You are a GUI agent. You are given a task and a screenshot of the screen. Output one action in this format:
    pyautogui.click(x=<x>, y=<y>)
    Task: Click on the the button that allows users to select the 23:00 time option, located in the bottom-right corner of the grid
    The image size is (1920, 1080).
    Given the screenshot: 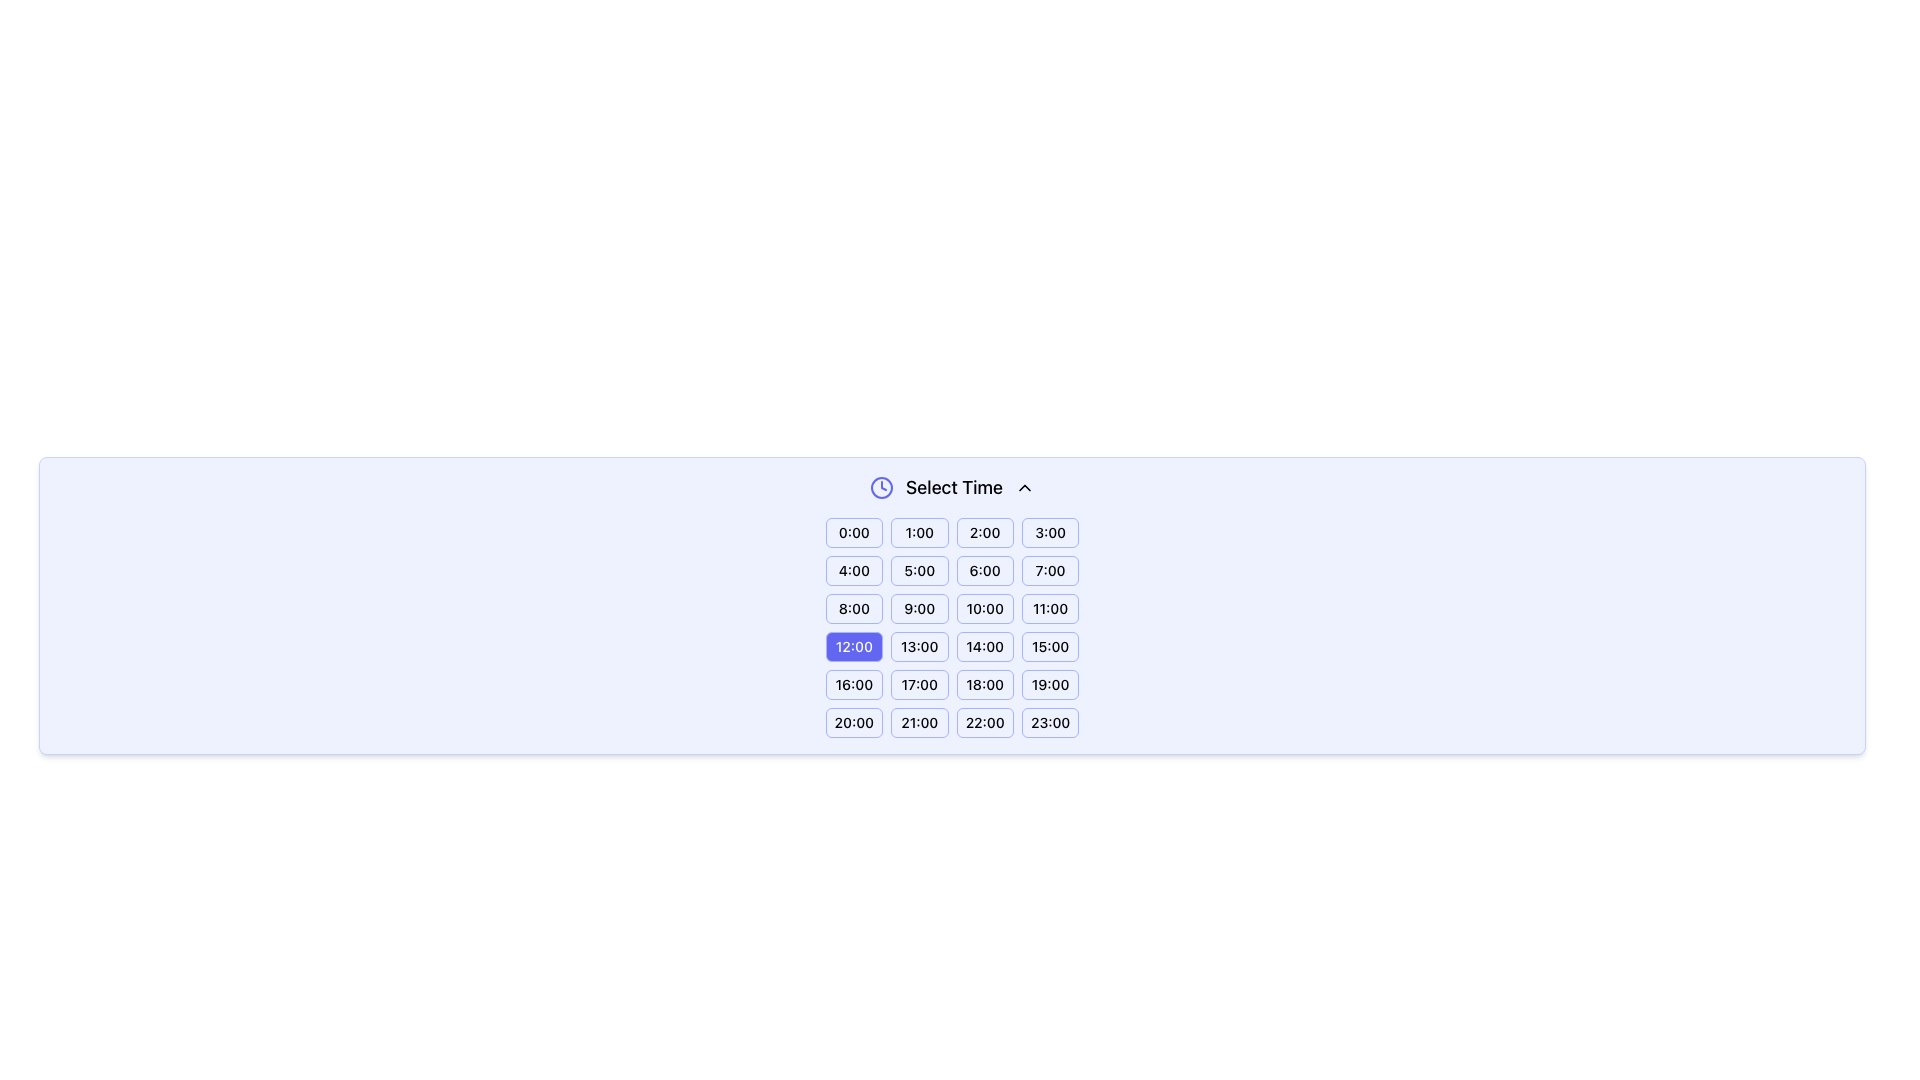 What is the action you would take?
    pyautogui.click(x=1049, y=722)
    